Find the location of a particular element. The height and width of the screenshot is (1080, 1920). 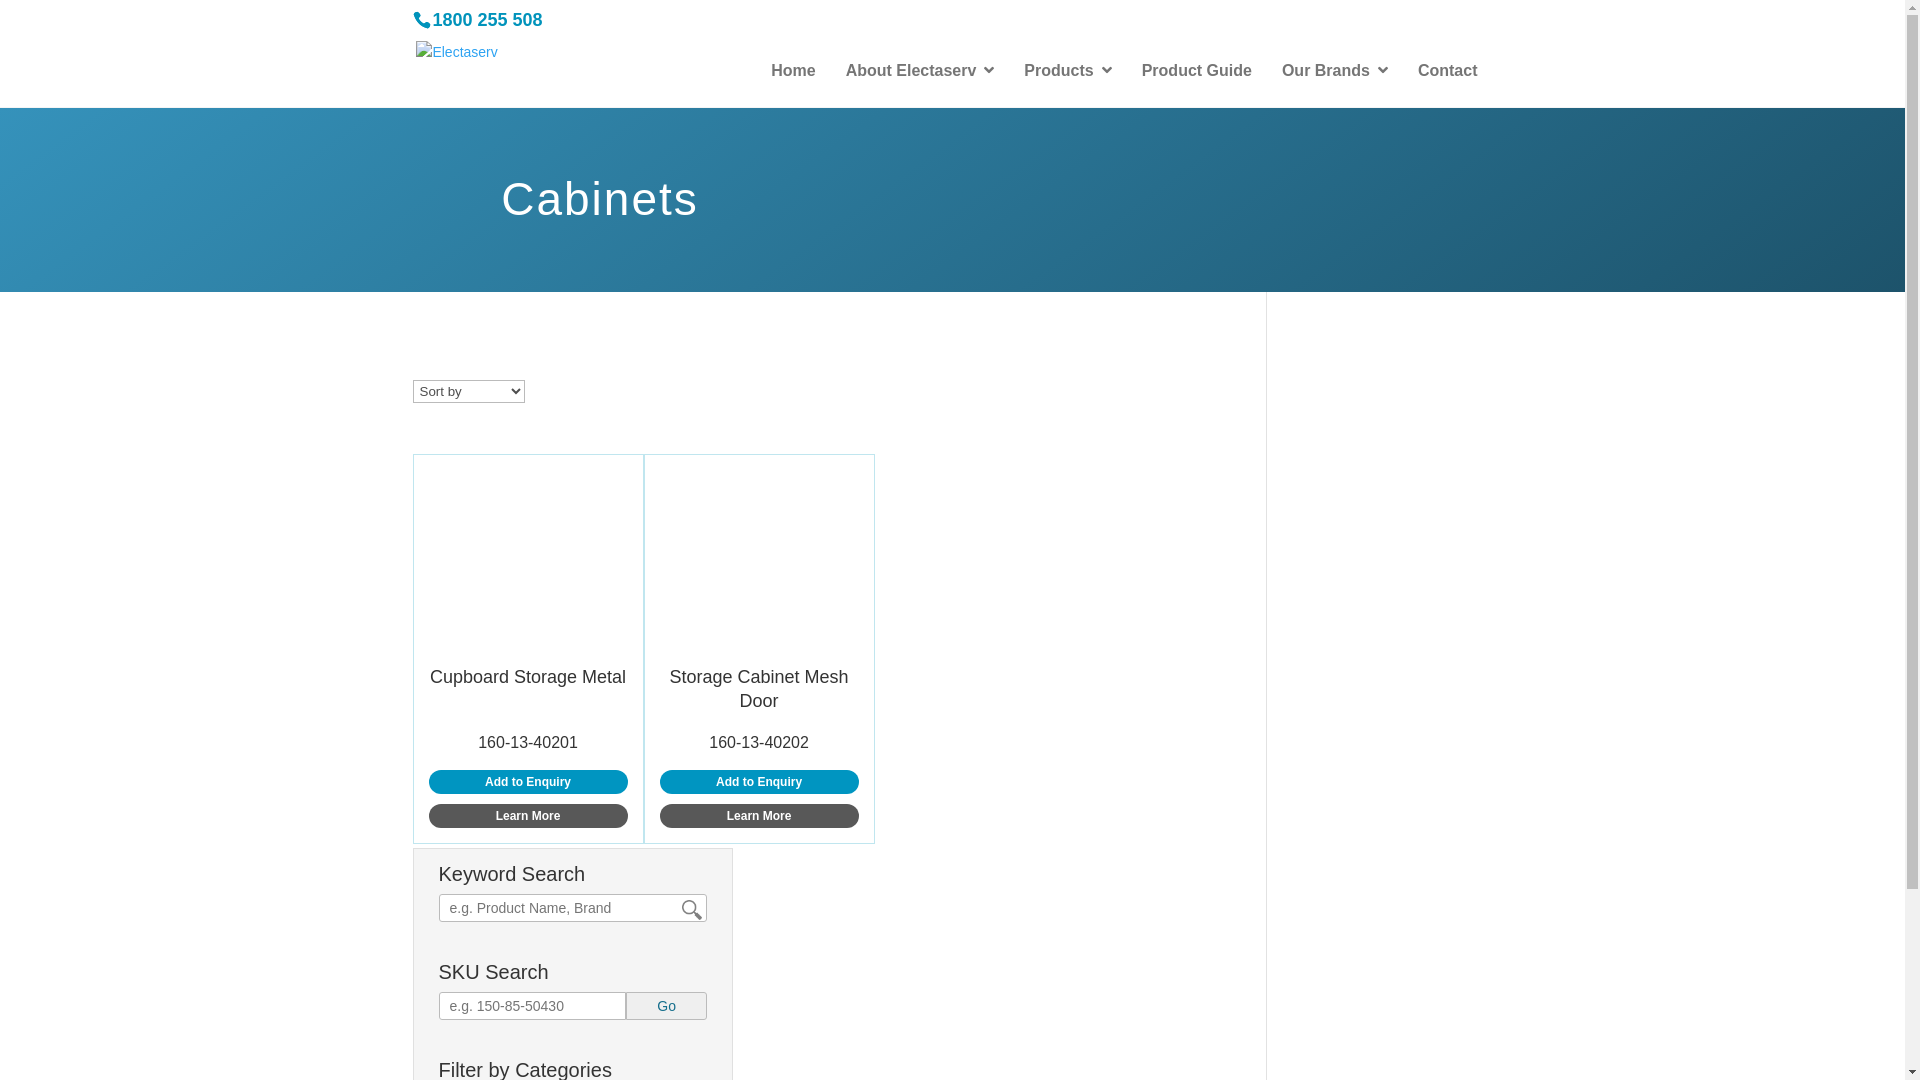

'Our Brands' is located at coordinates (1334, 70).